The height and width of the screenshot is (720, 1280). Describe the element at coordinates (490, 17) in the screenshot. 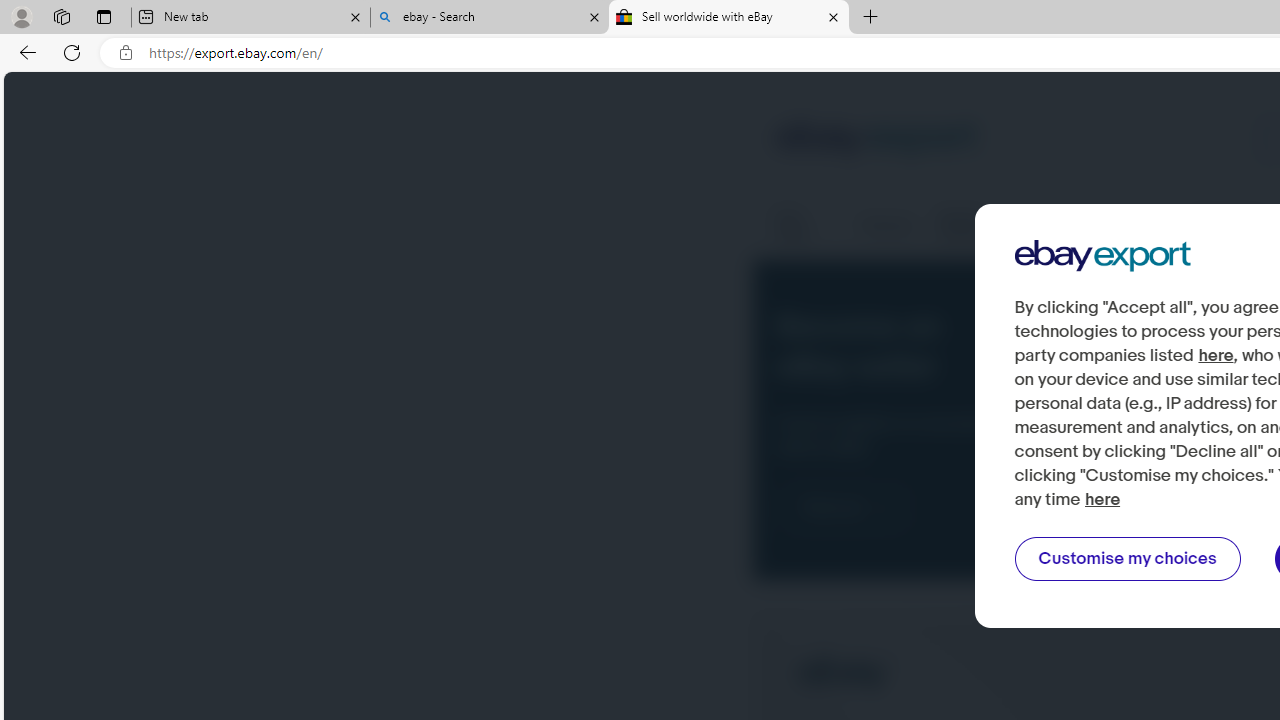

I see `'ebay - Search'` at that location.